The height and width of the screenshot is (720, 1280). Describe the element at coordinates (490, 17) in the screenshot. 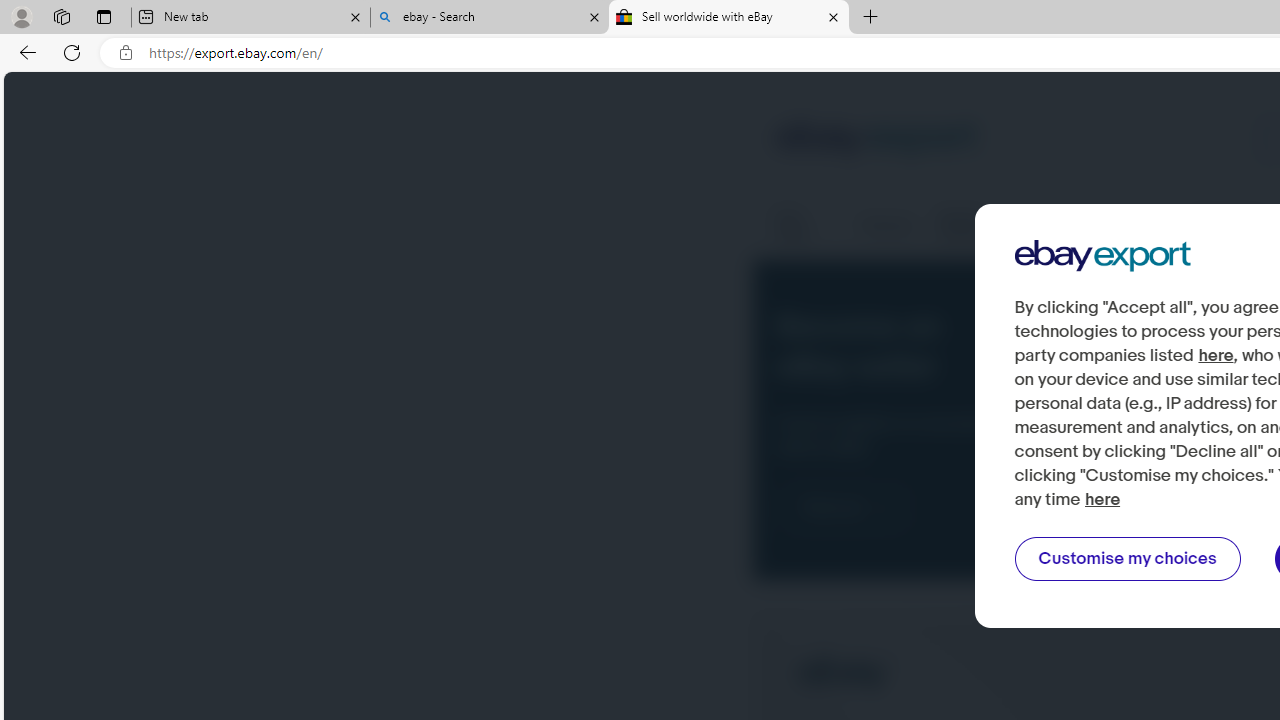

I see `'ebay - Search'` at that location.